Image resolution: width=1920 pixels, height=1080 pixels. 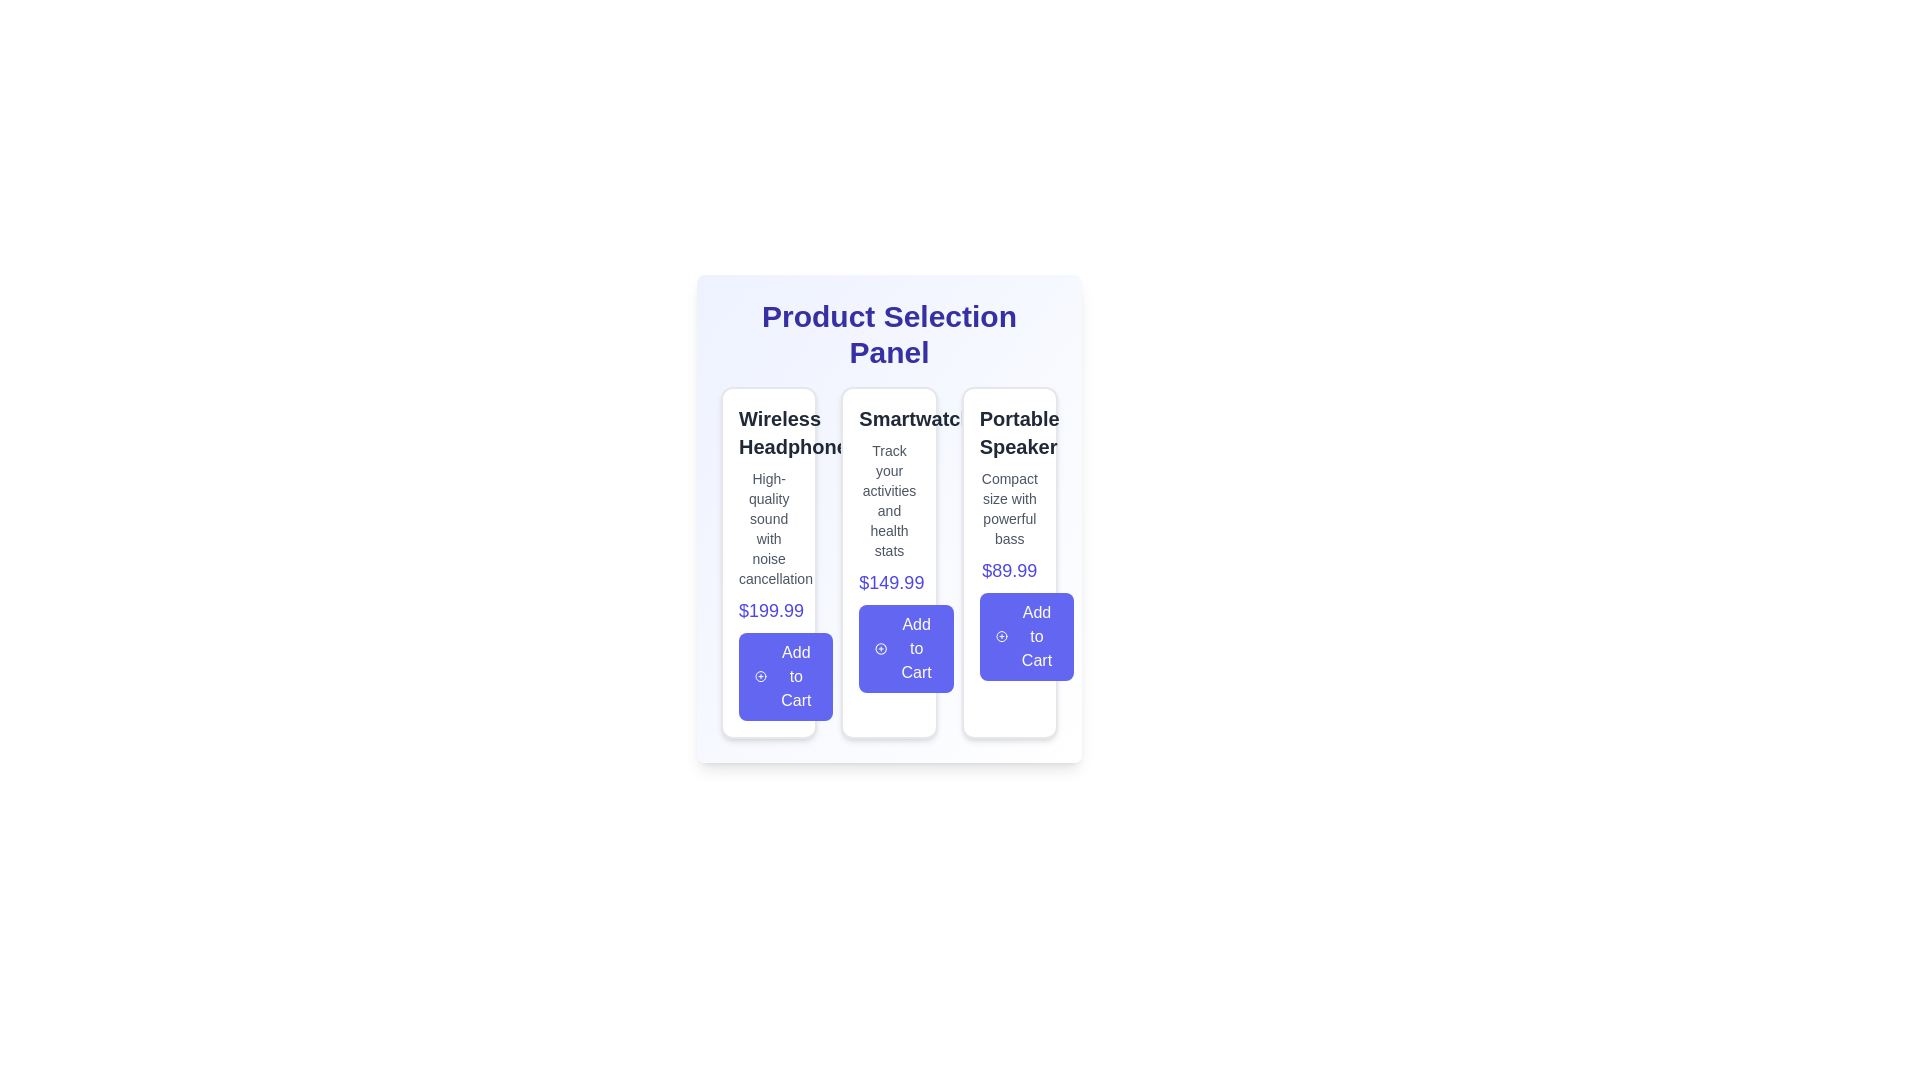 What do you see at coordinates (768, 527) in the screenshot?
I see `the static text label providing information about Wireless Headphones, located under the title and above the price` at bounding box center [768, 527].